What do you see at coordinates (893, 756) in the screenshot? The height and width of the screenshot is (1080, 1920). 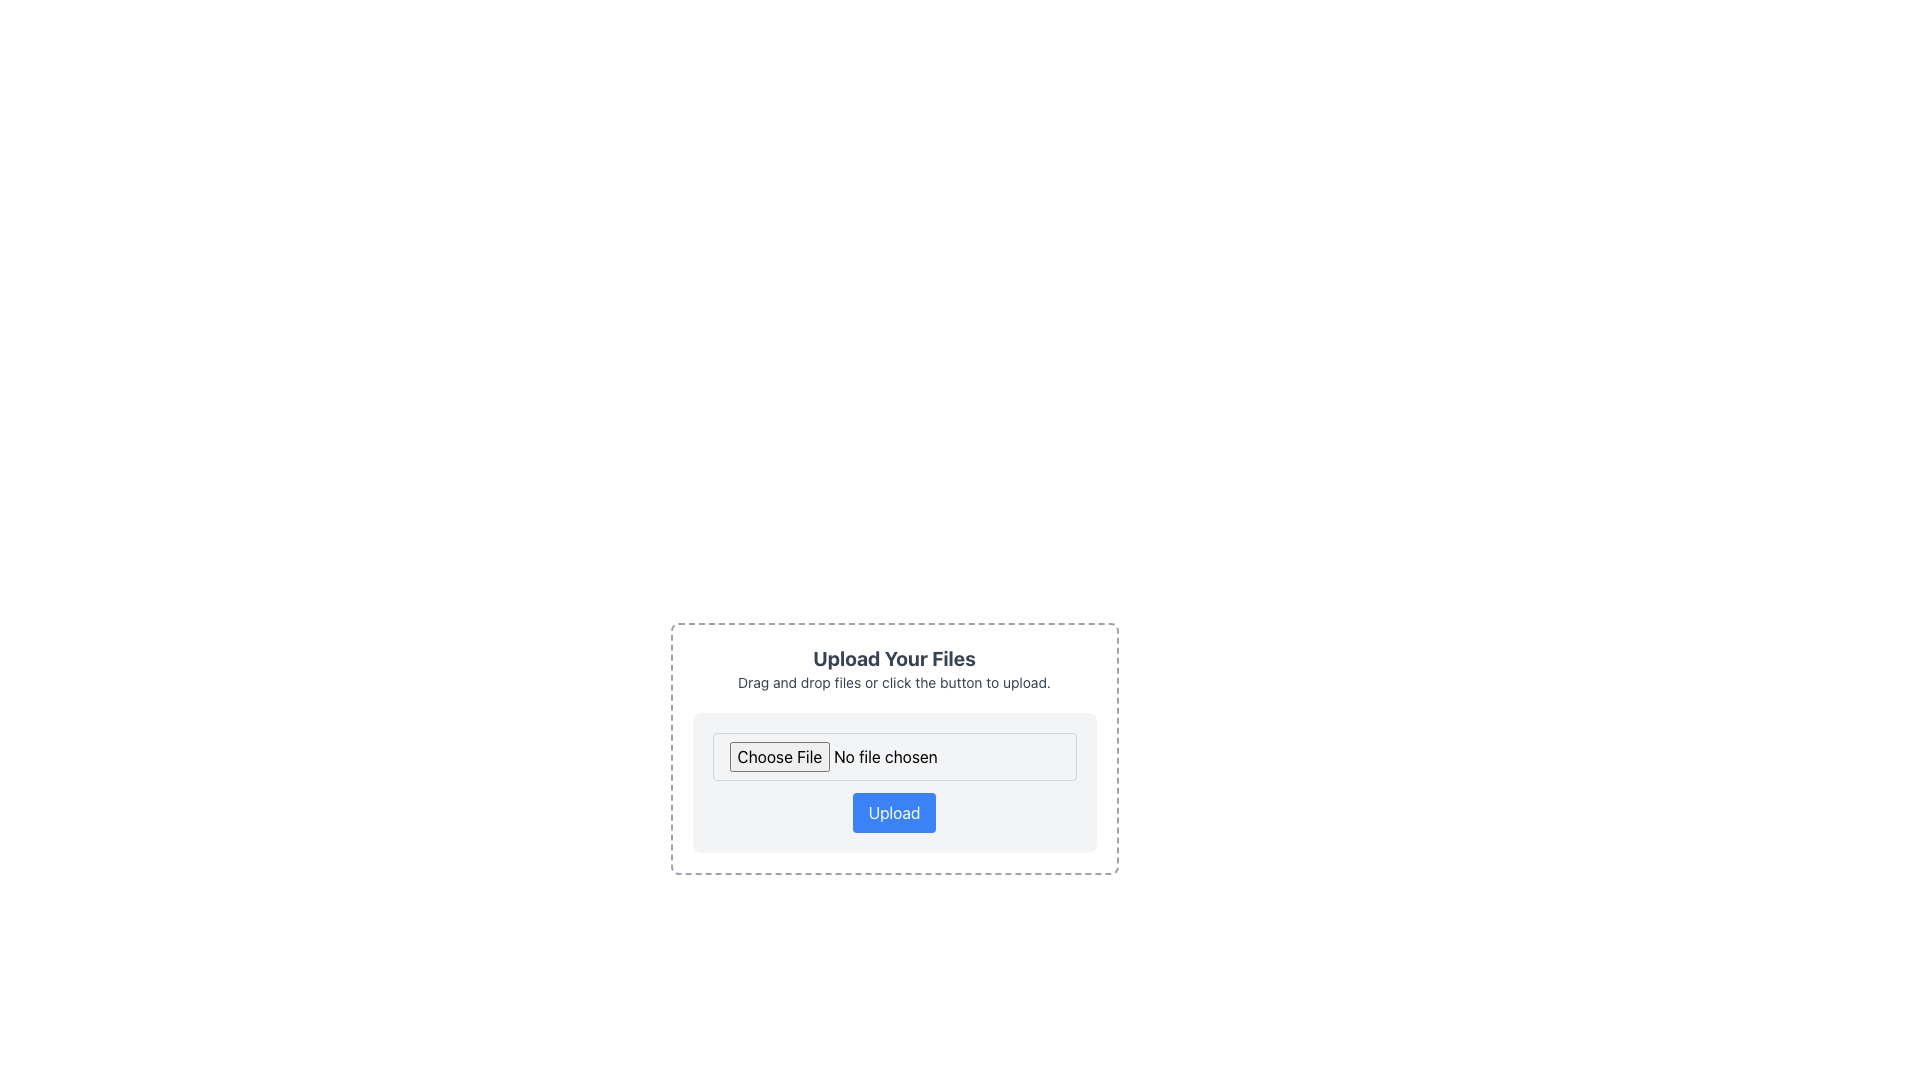 I see `and drop a file into the File Input Field located above the 'Upload' button with a light gray background and rounded corners` at bounding box center [893, 756].